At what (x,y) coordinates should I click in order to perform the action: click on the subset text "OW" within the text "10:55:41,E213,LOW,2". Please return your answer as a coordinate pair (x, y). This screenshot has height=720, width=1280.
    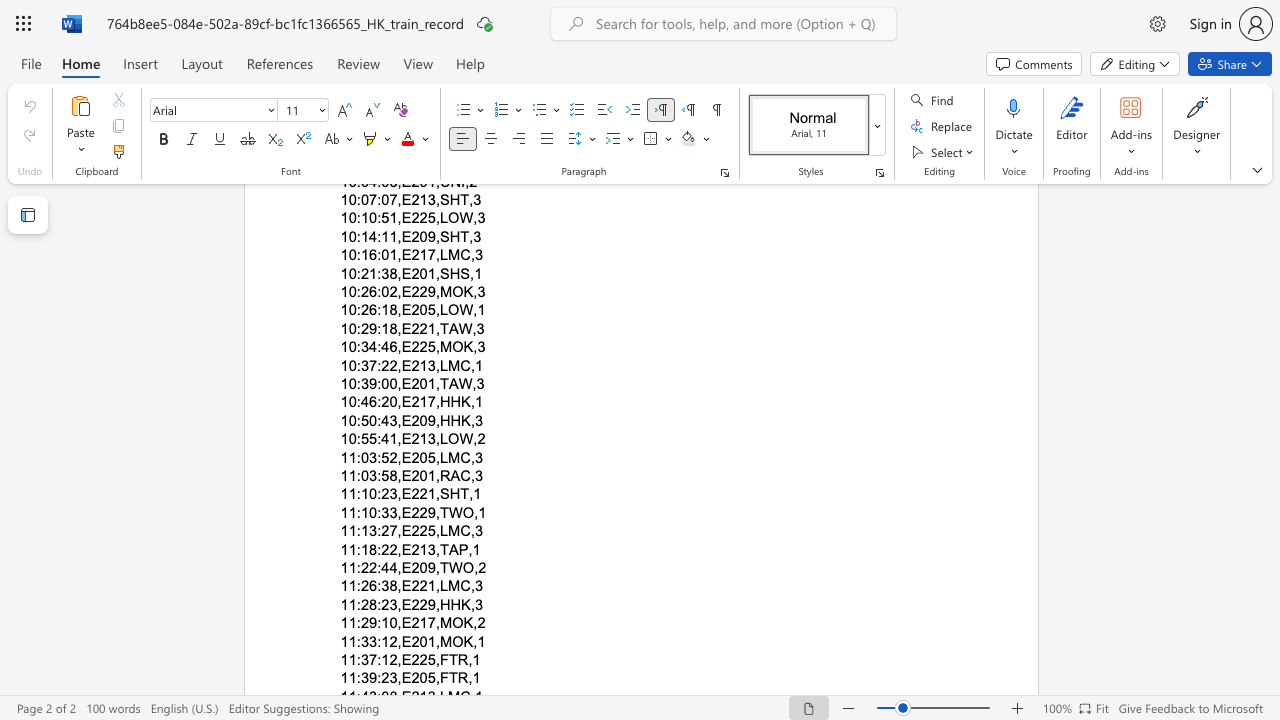
    Looking at the image, I should click on (447, 438).